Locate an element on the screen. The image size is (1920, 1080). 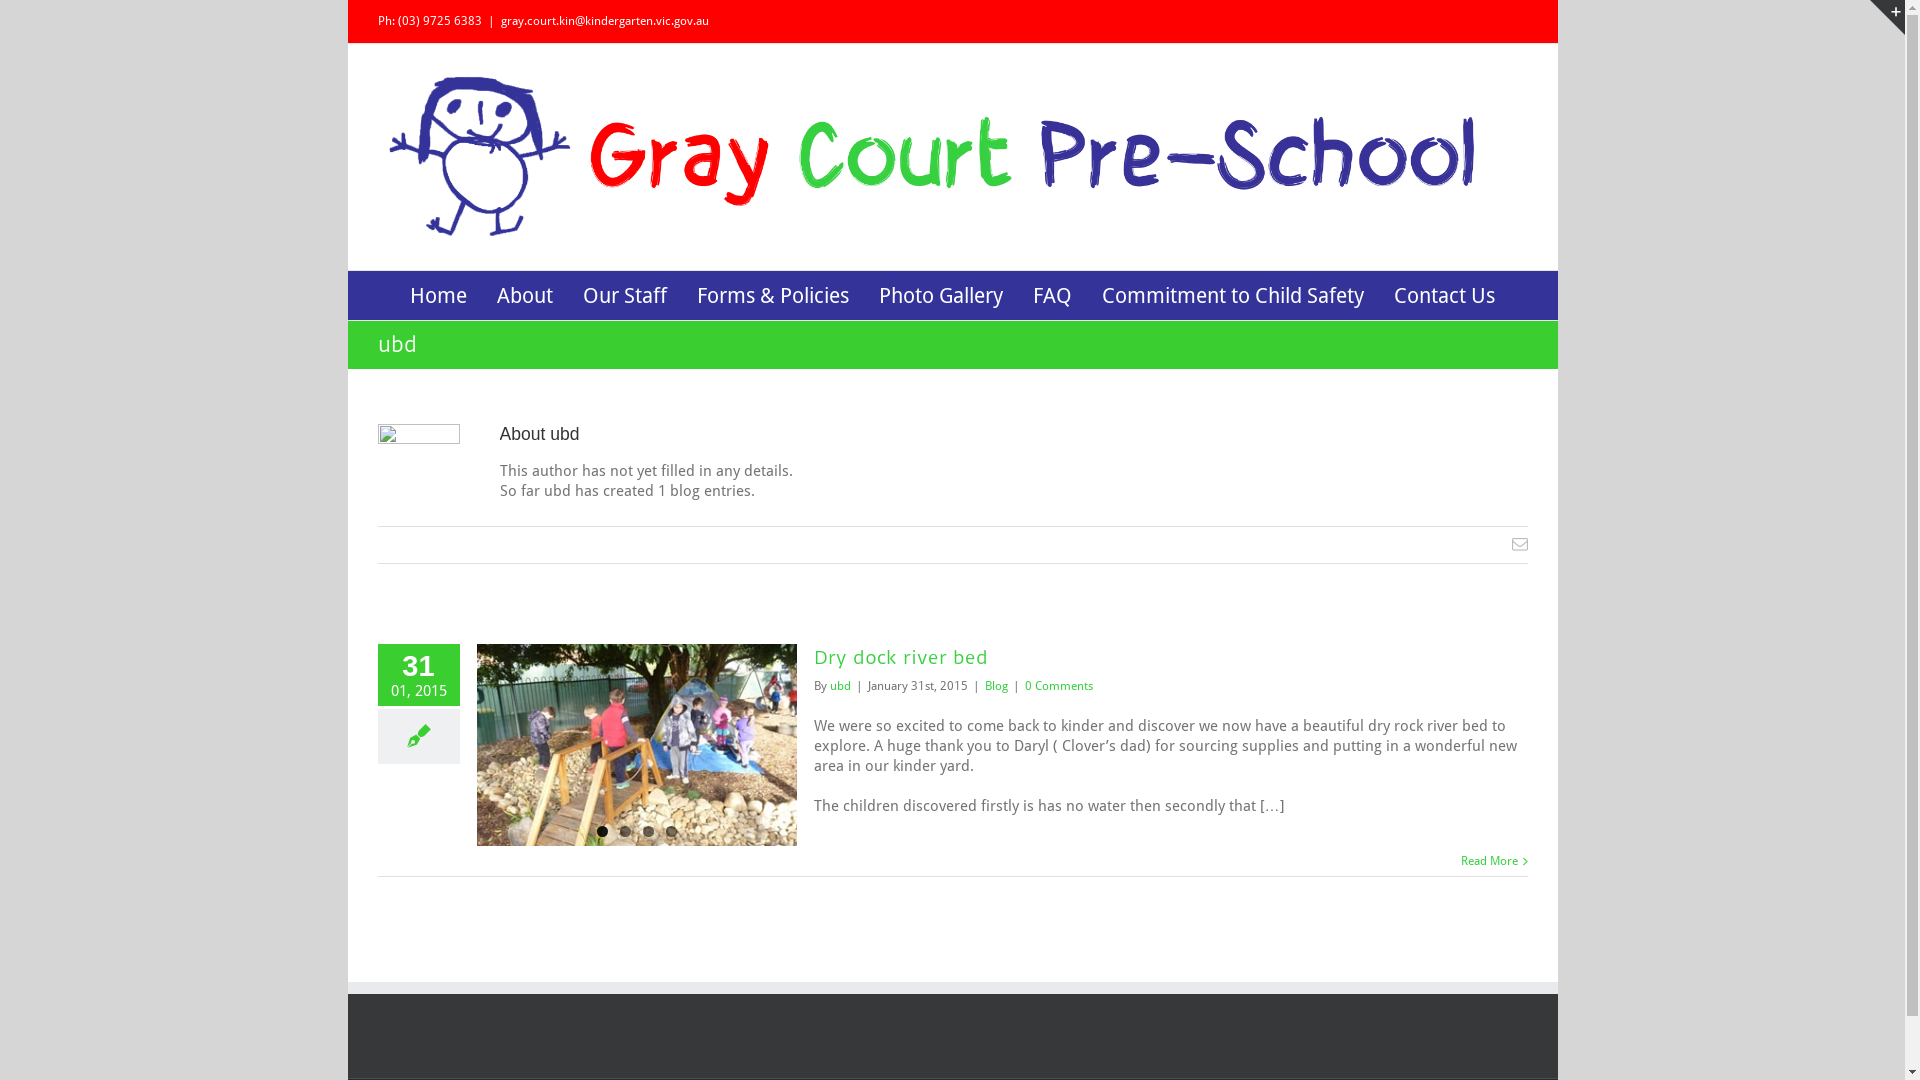
'ubd' is located at coordinates (840, 685).